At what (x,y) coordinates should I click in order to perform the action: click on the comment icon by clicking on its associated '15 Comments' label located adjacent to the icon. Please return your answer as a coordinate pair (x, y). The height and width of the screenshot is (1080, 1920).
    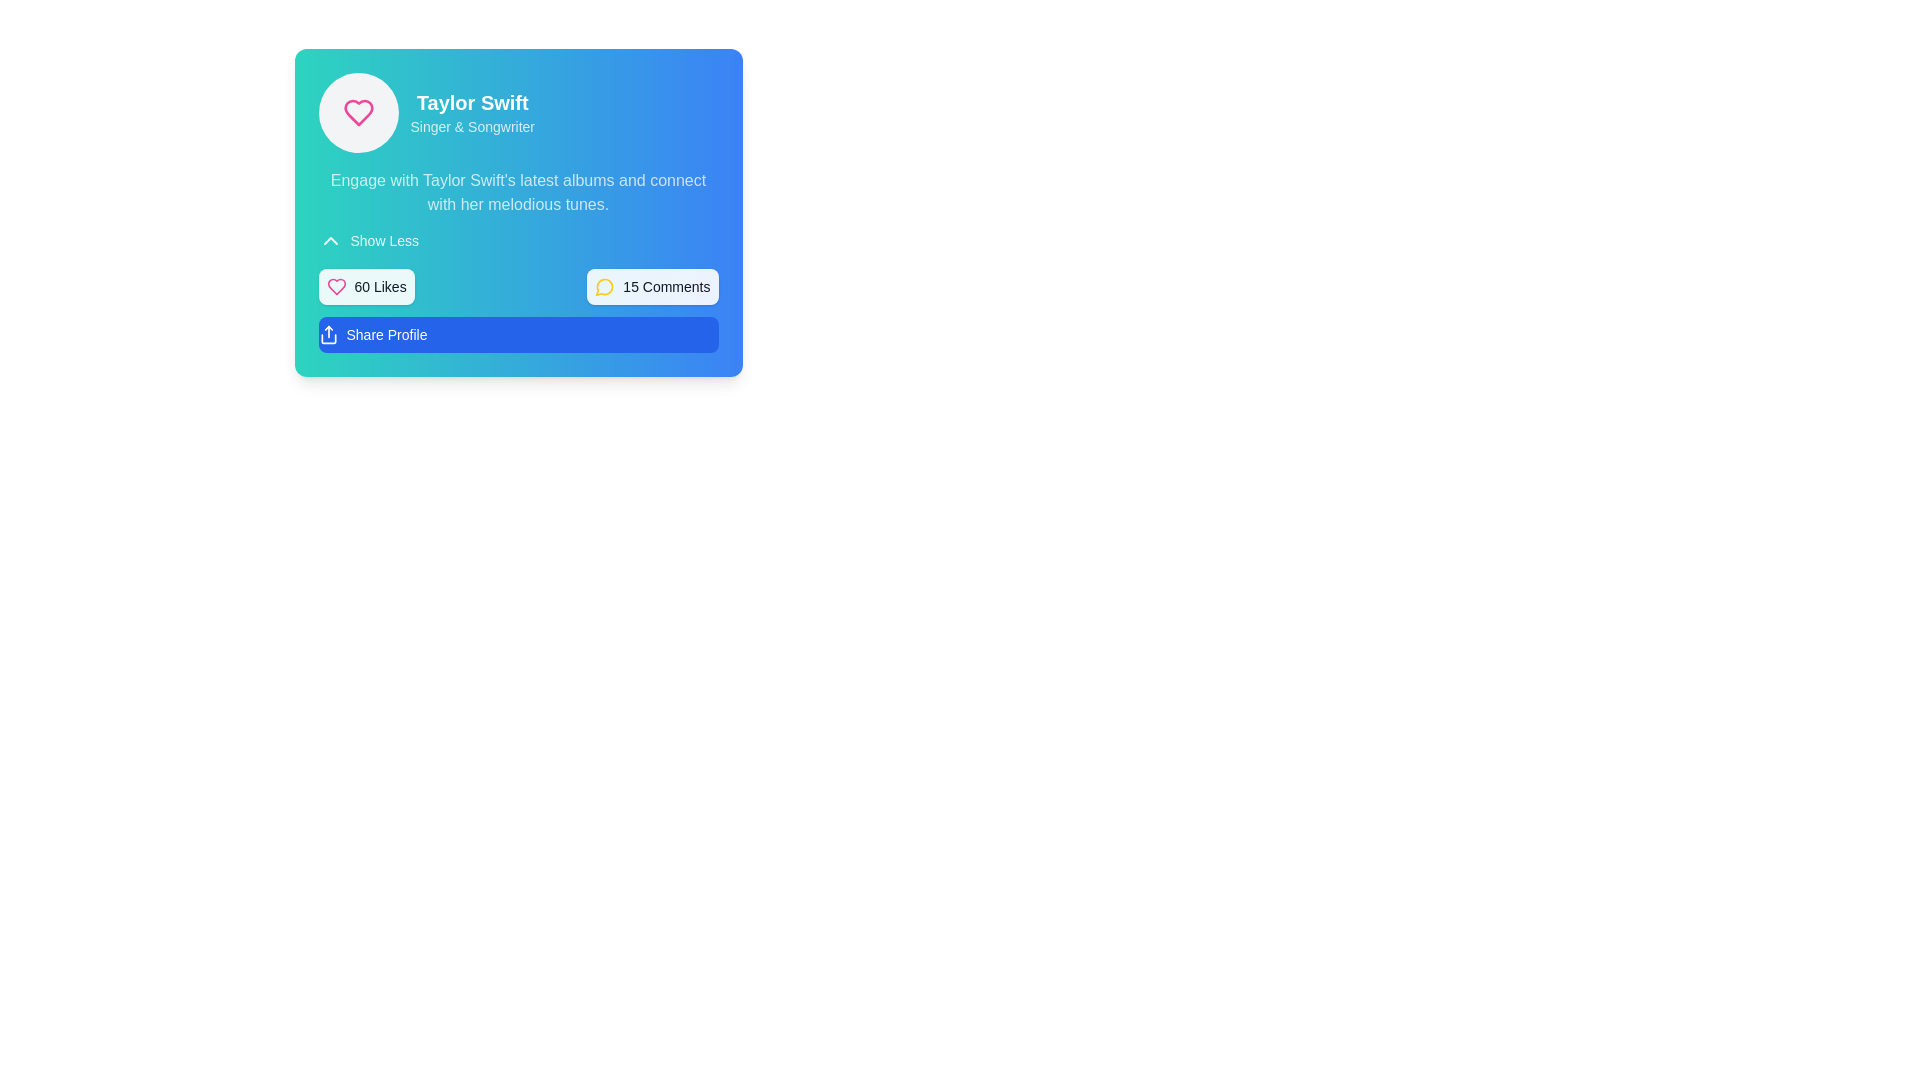
    Looking at the image, I should click on (603, 287).